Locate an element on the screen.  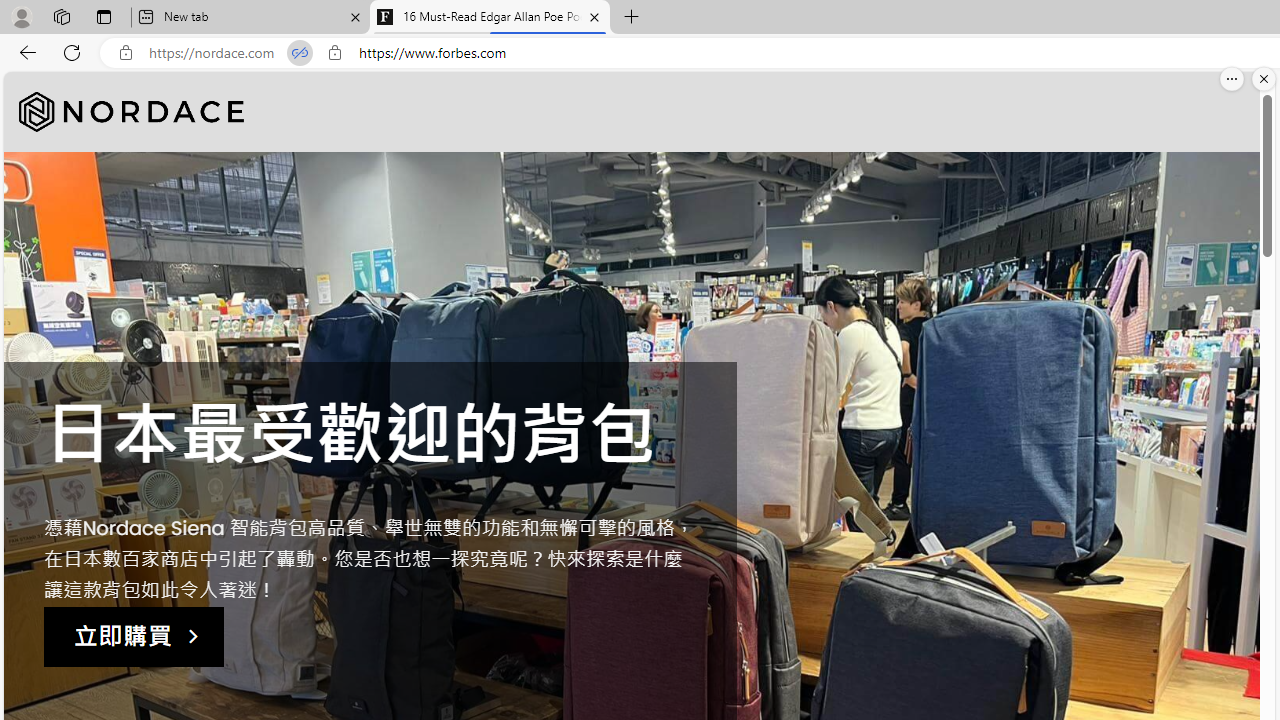
'Refresh' is located at coordinates (72, 51).